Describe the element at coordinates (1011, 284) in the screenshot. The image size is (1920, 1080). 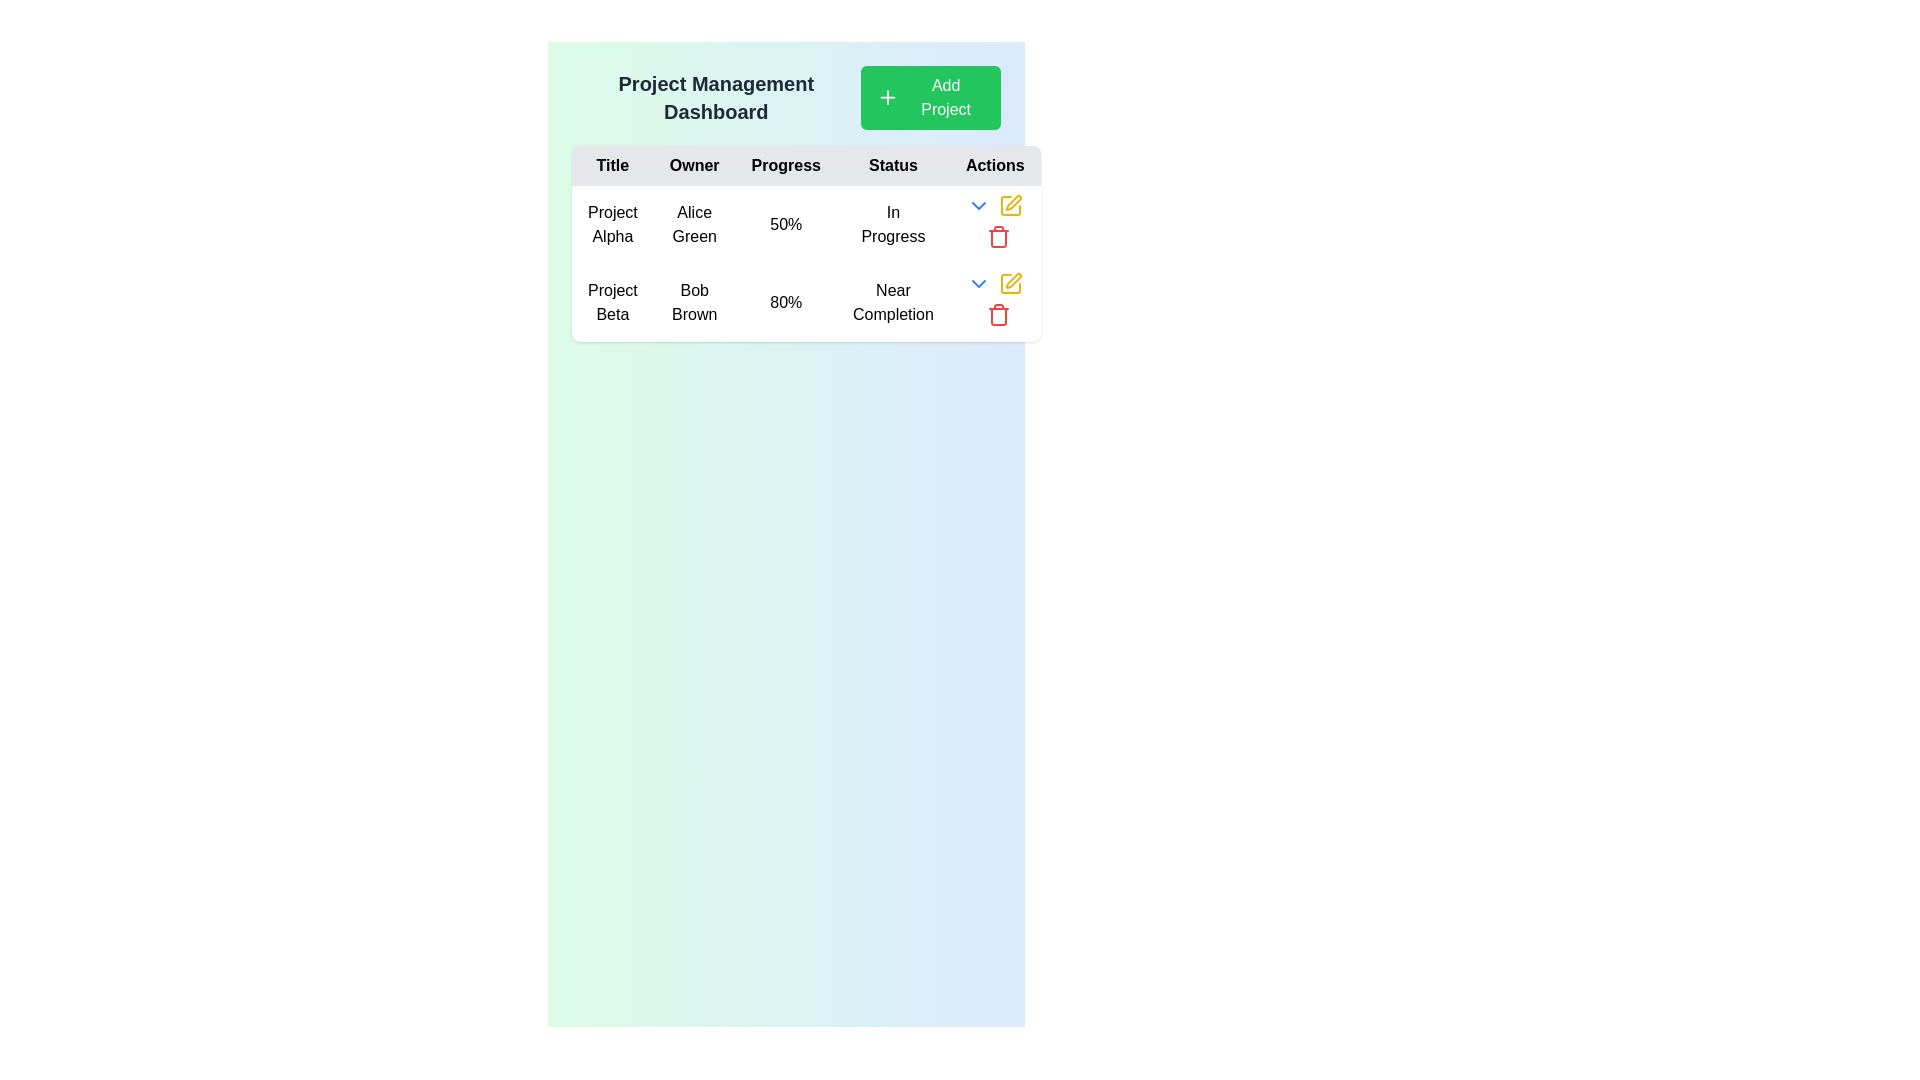
I see `the pen-shaped icon located in the 'Actions' column of the second row of the table` at that location.